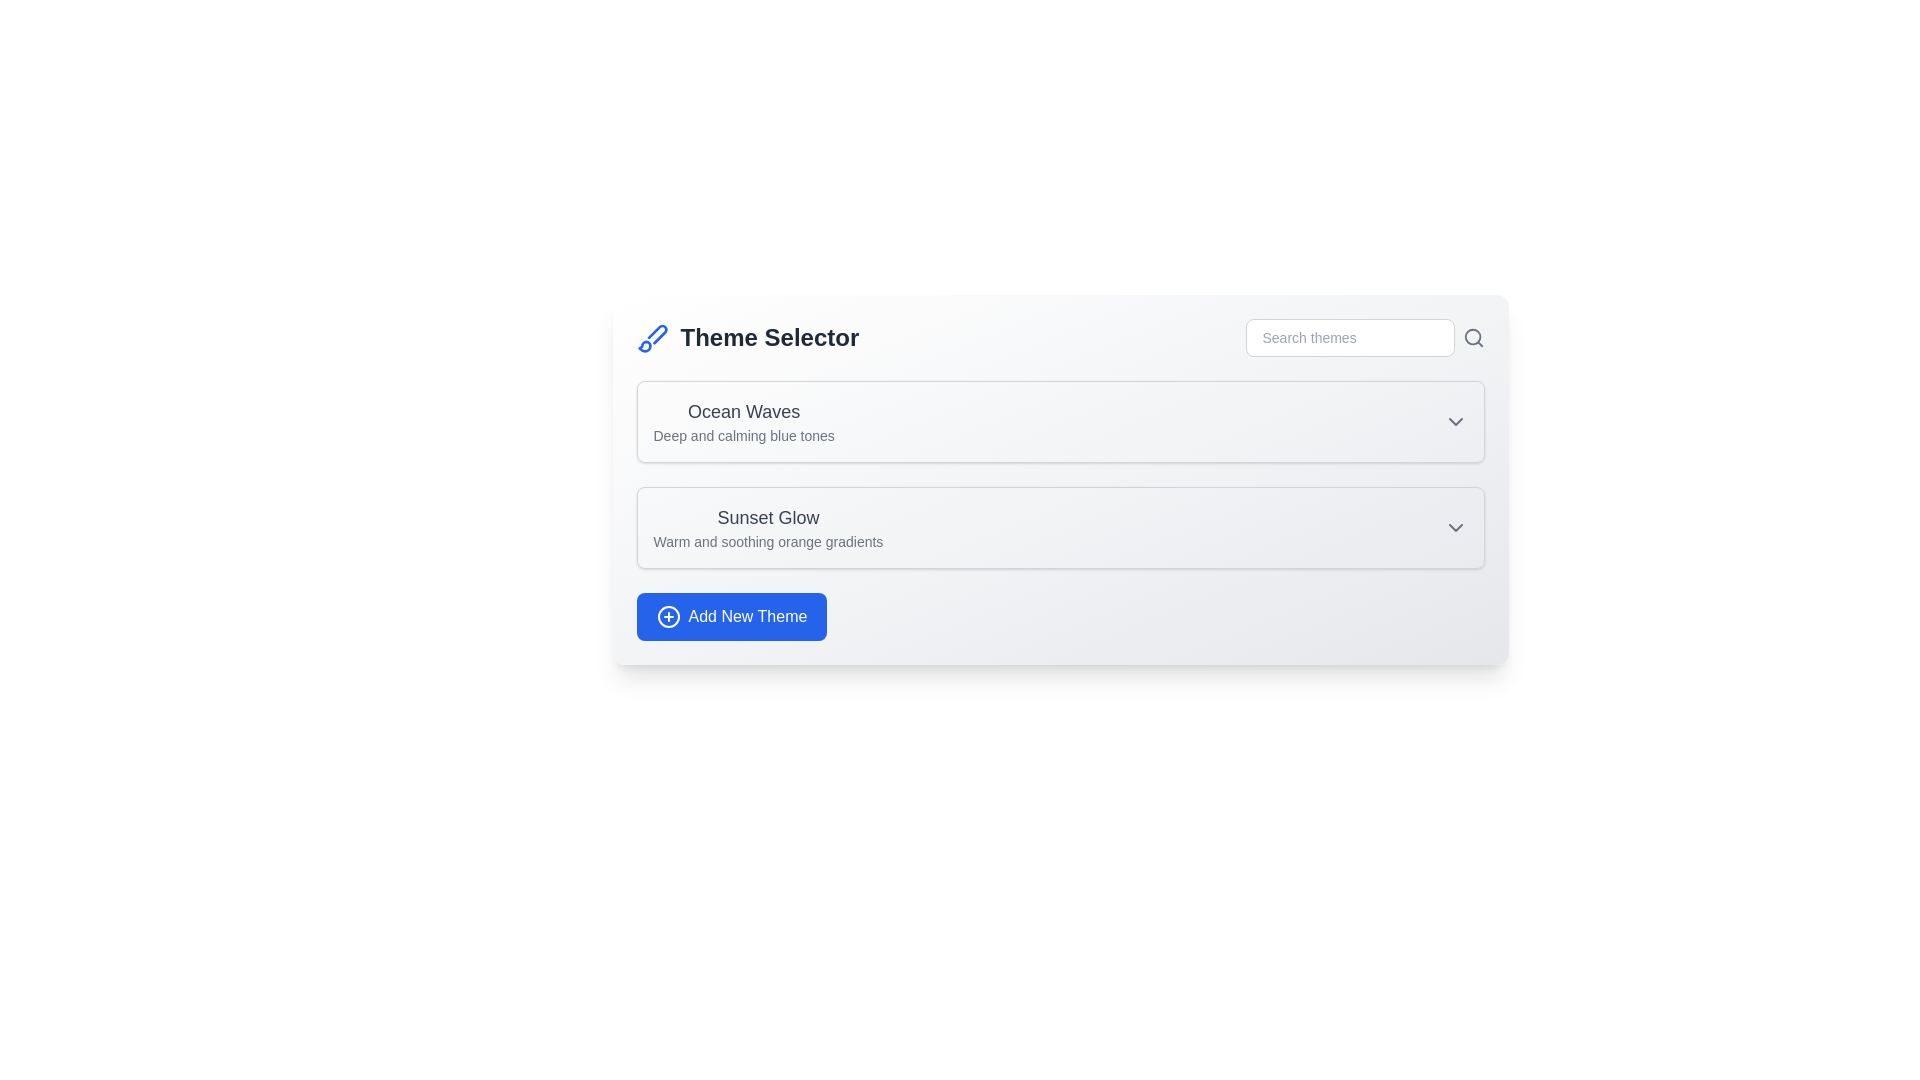 The height and width of the screenshot is (1080, 1920). Describe the element at coordinates (1059, 420) in the screenshot. I see `the 'Ocean Waves' theme option in the Theme Selector` at that location.